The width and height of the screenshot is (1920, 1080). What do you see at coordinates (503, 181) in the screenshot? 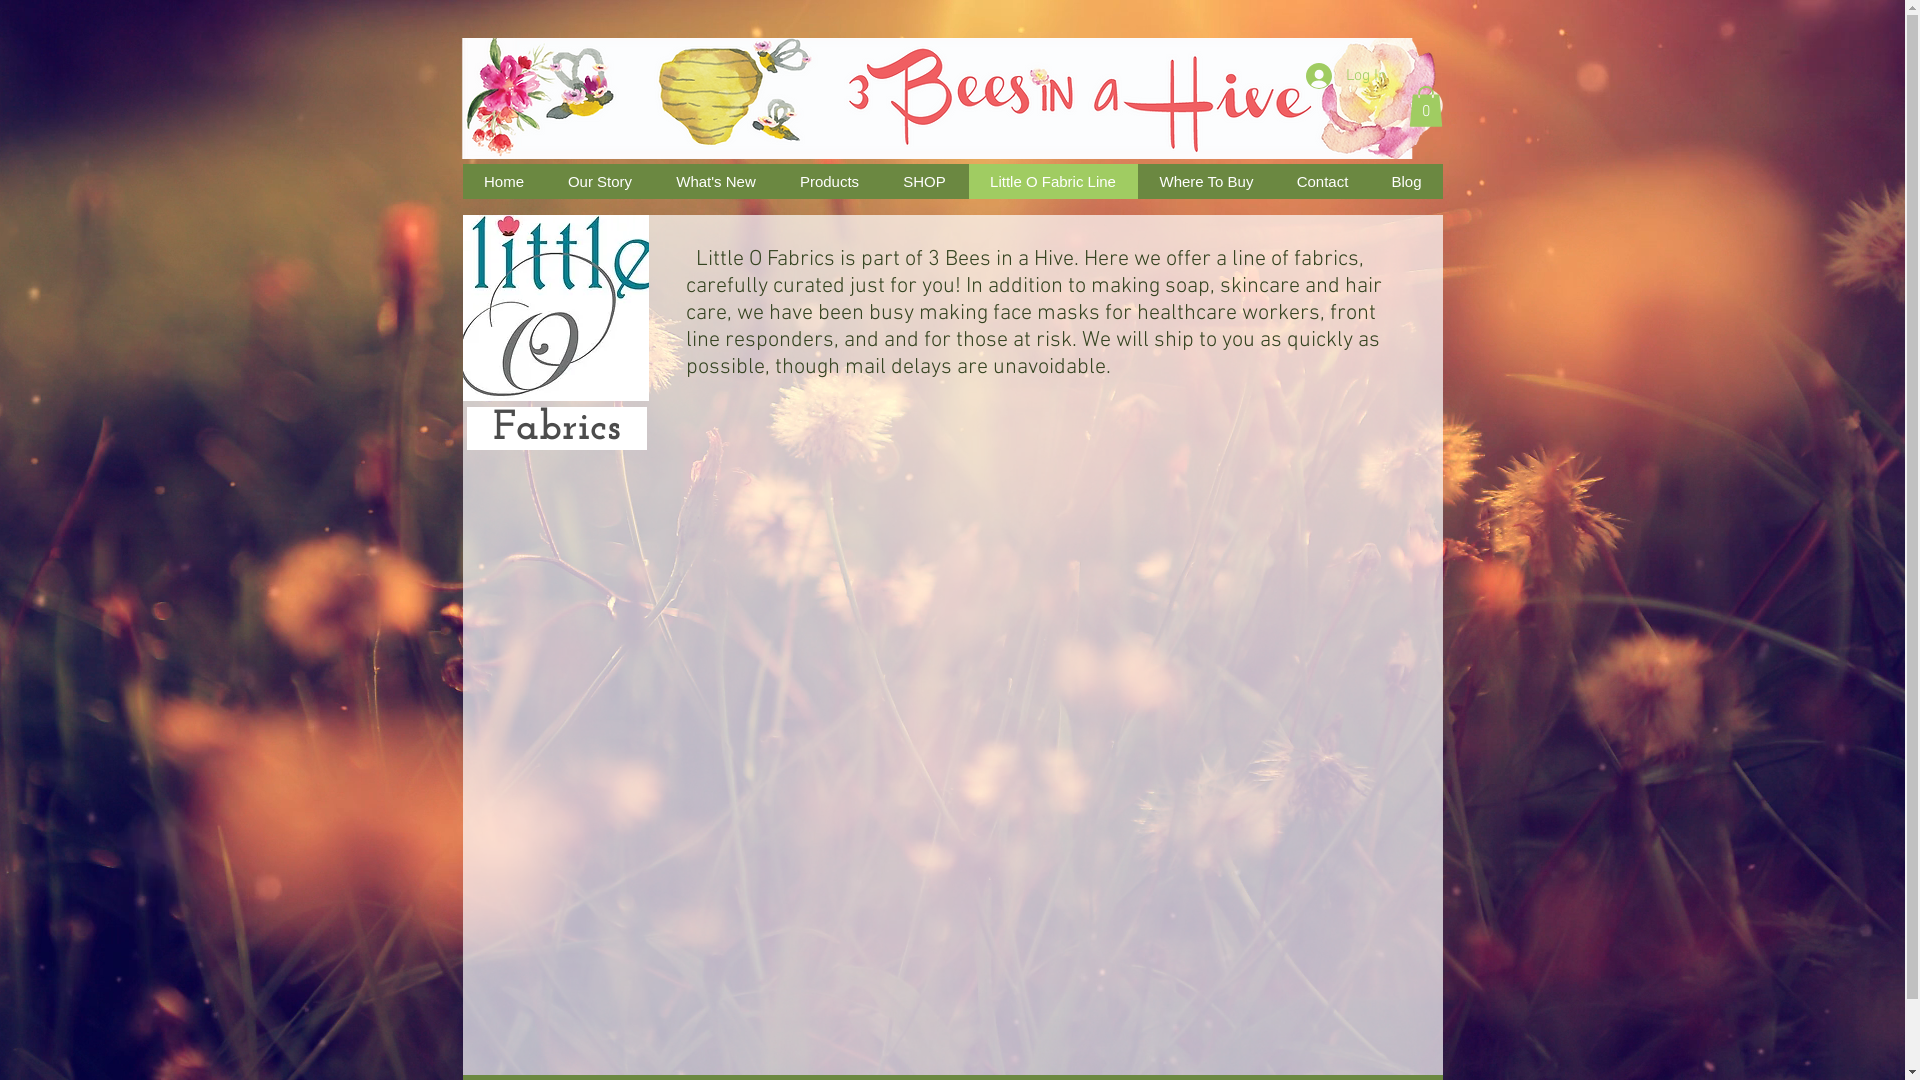
I see `'Home'` at bounding box center [503, 181].